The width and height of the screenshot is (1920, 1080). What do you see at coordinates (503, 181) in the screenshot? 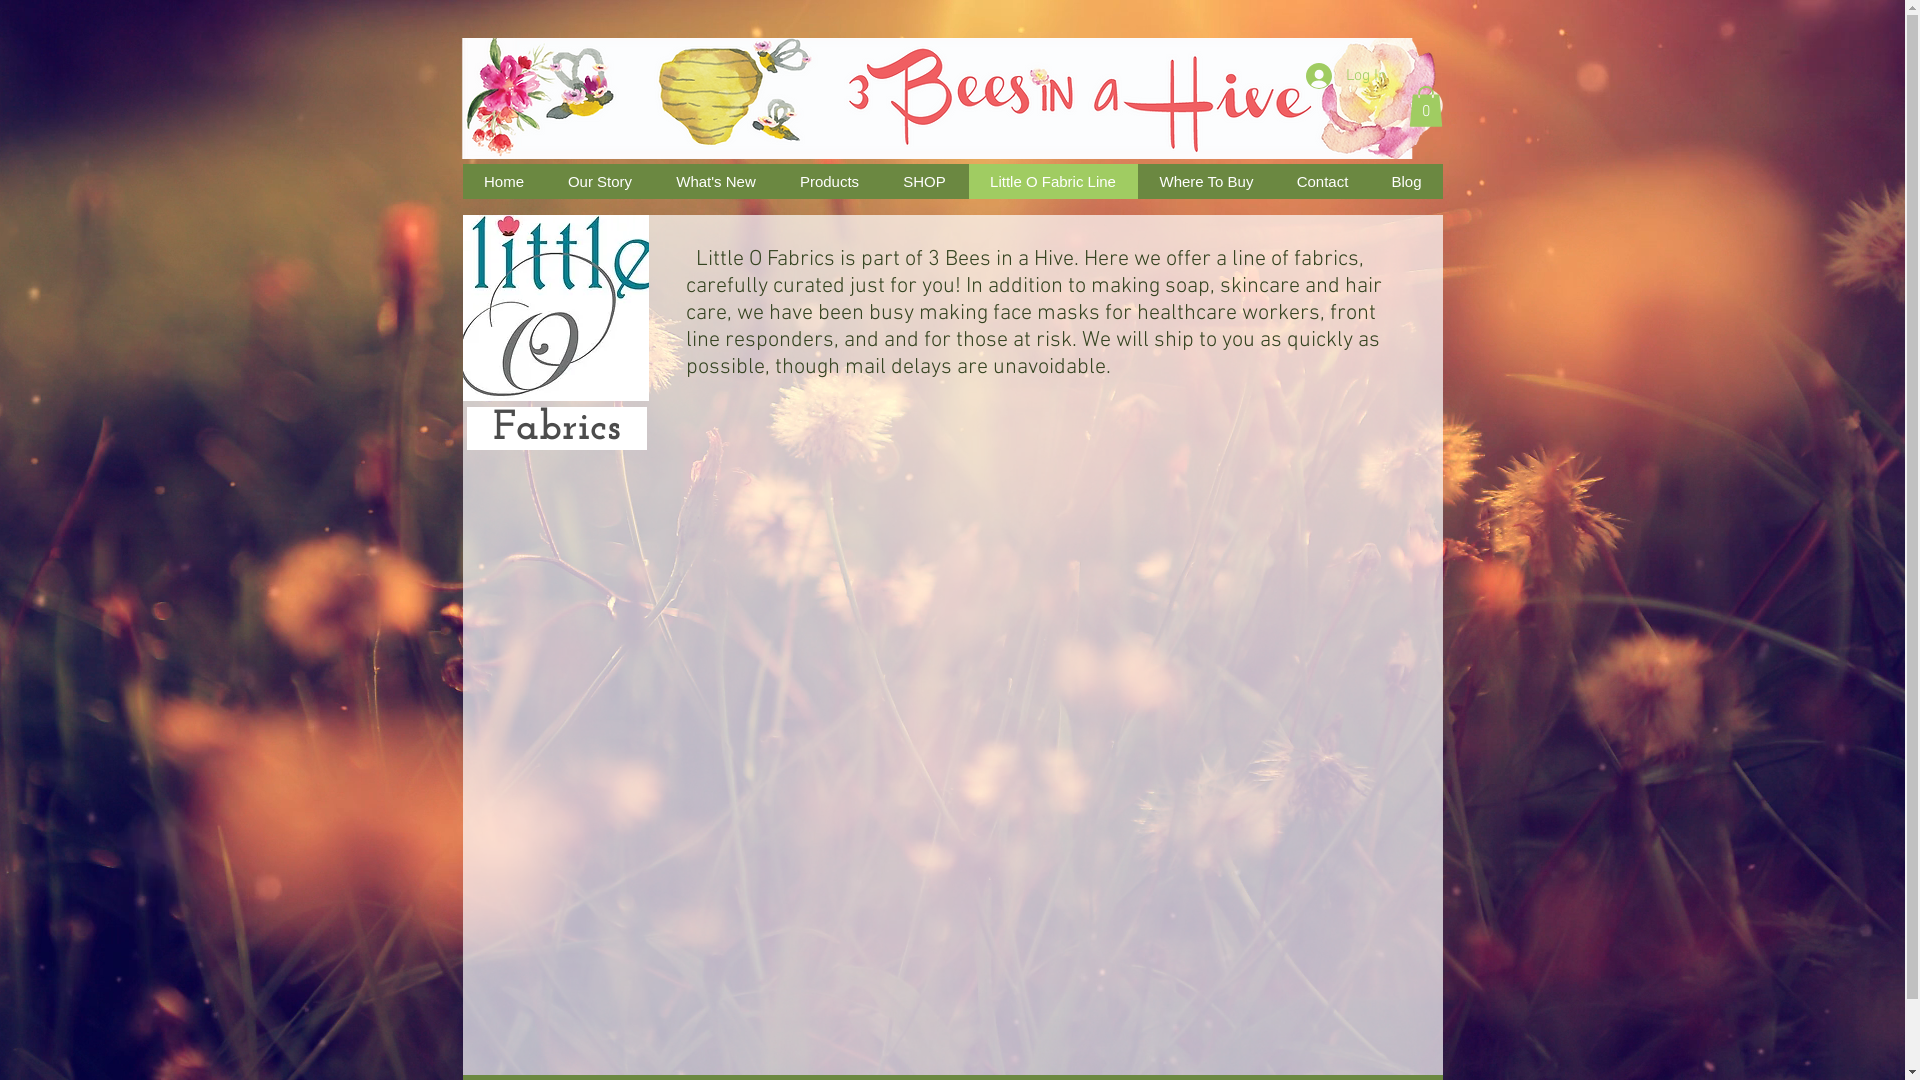
I see `'Home'` at bounding box center [503, 181].